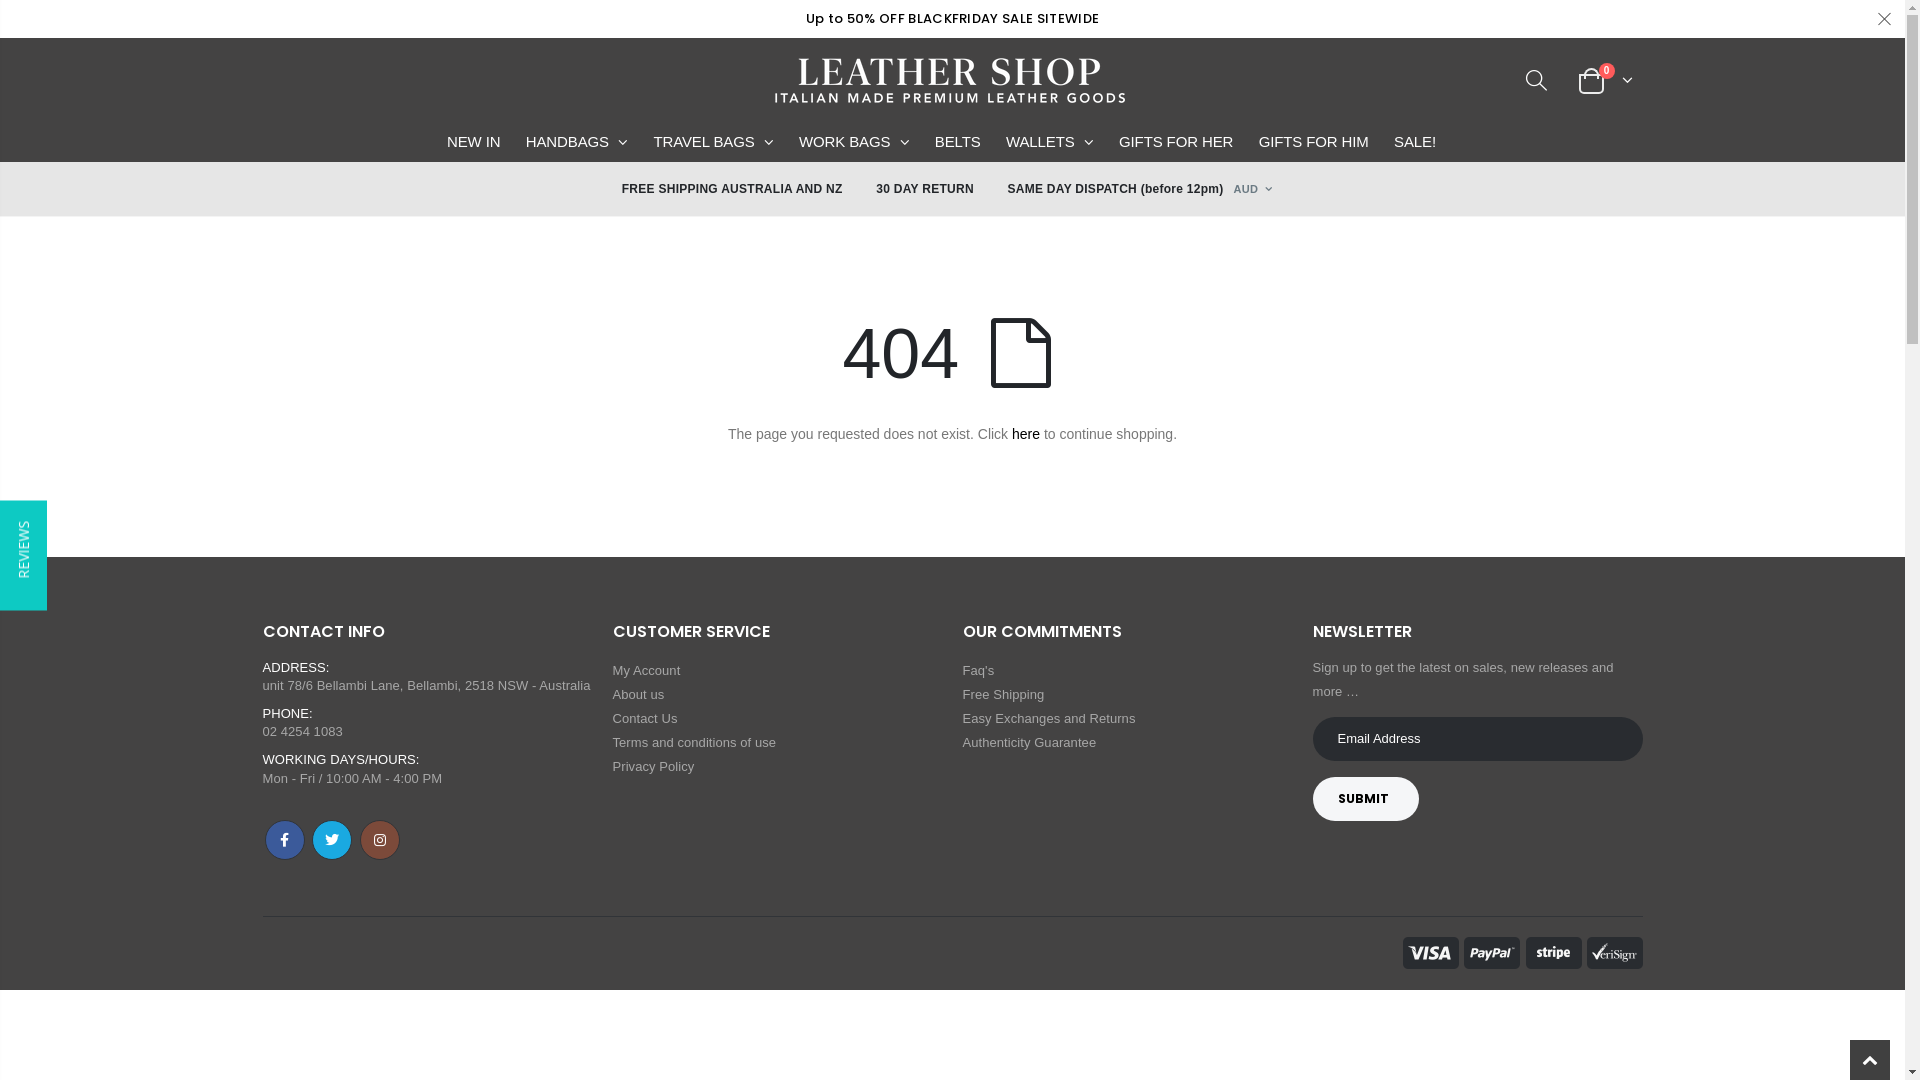 The image size is (1920, 1080). What do you see at coordinates (723, 135) in the screenshot?
I see `'TRAVEL BAGS'` at bounding box center [723, 135].